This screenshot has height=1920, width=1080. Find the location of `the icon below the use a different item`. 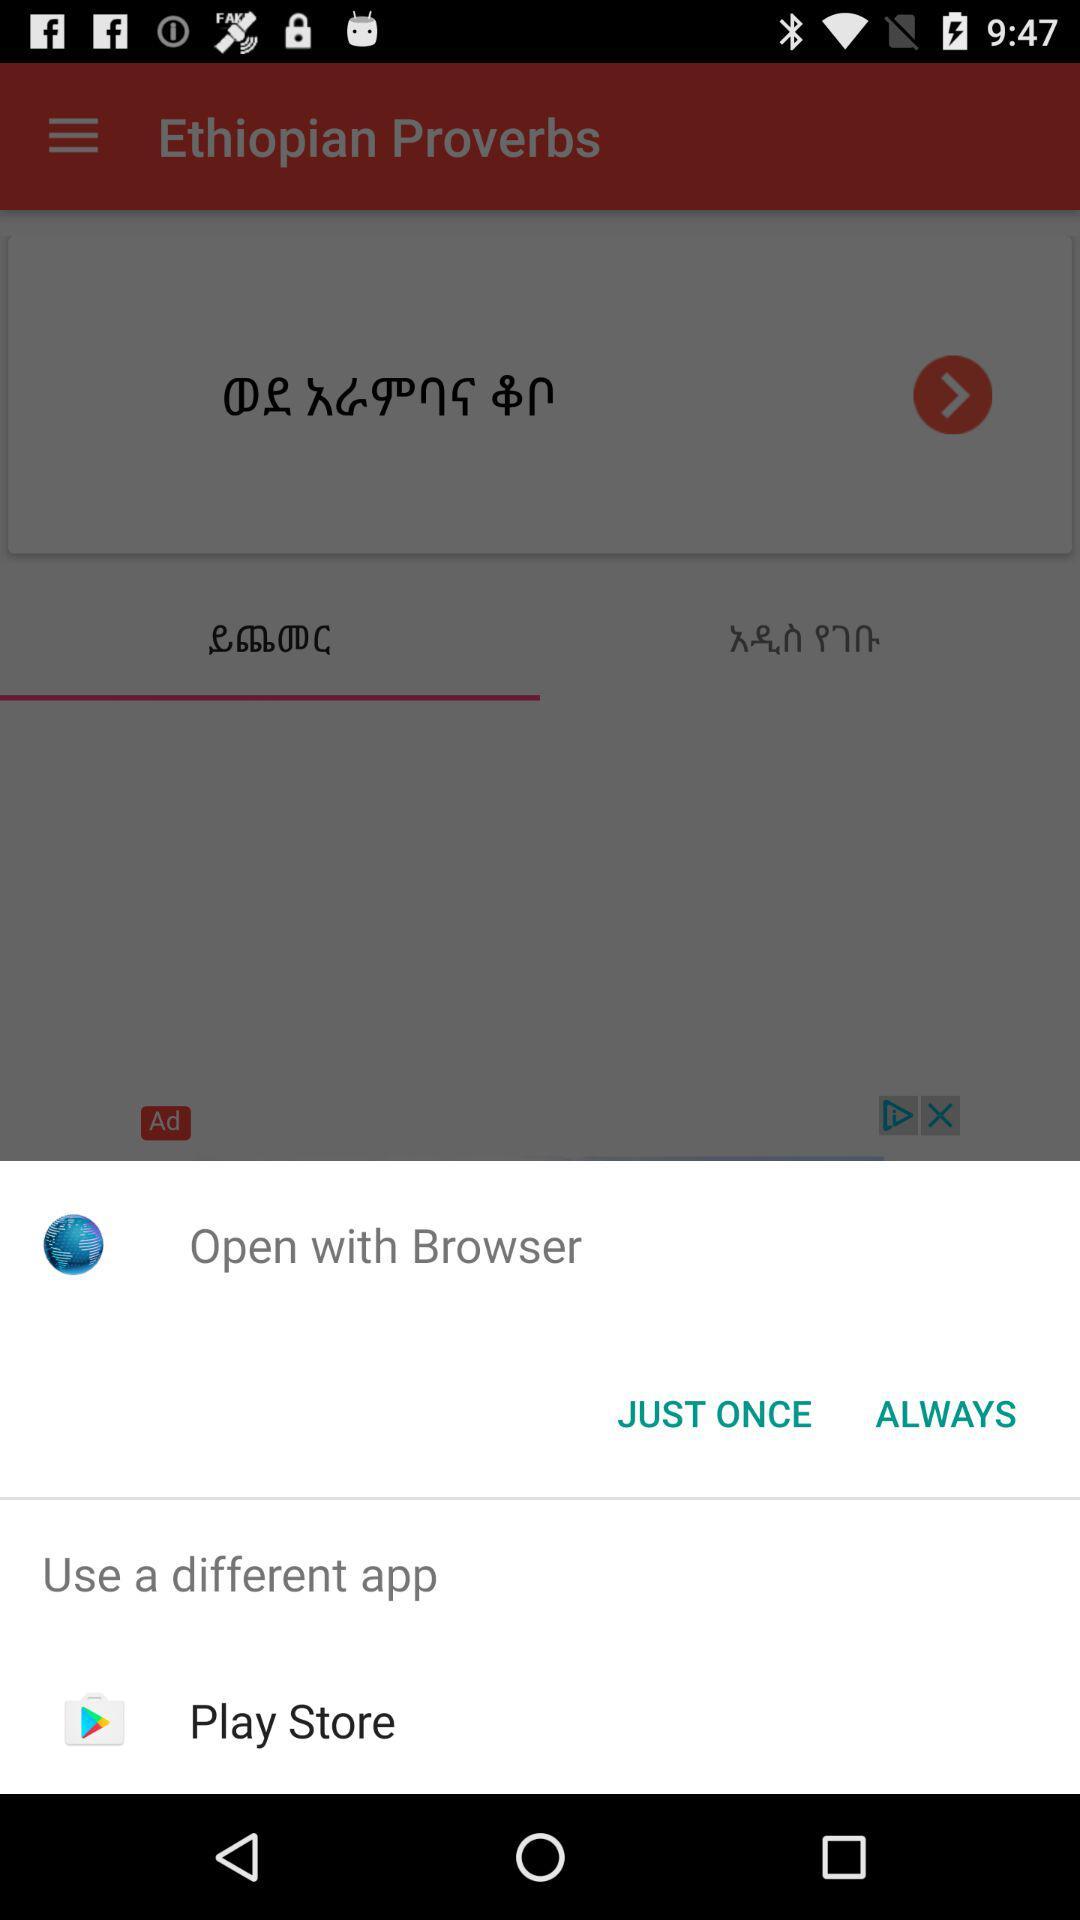

the icon below the use a different item is located at coordinates (292, 1719).